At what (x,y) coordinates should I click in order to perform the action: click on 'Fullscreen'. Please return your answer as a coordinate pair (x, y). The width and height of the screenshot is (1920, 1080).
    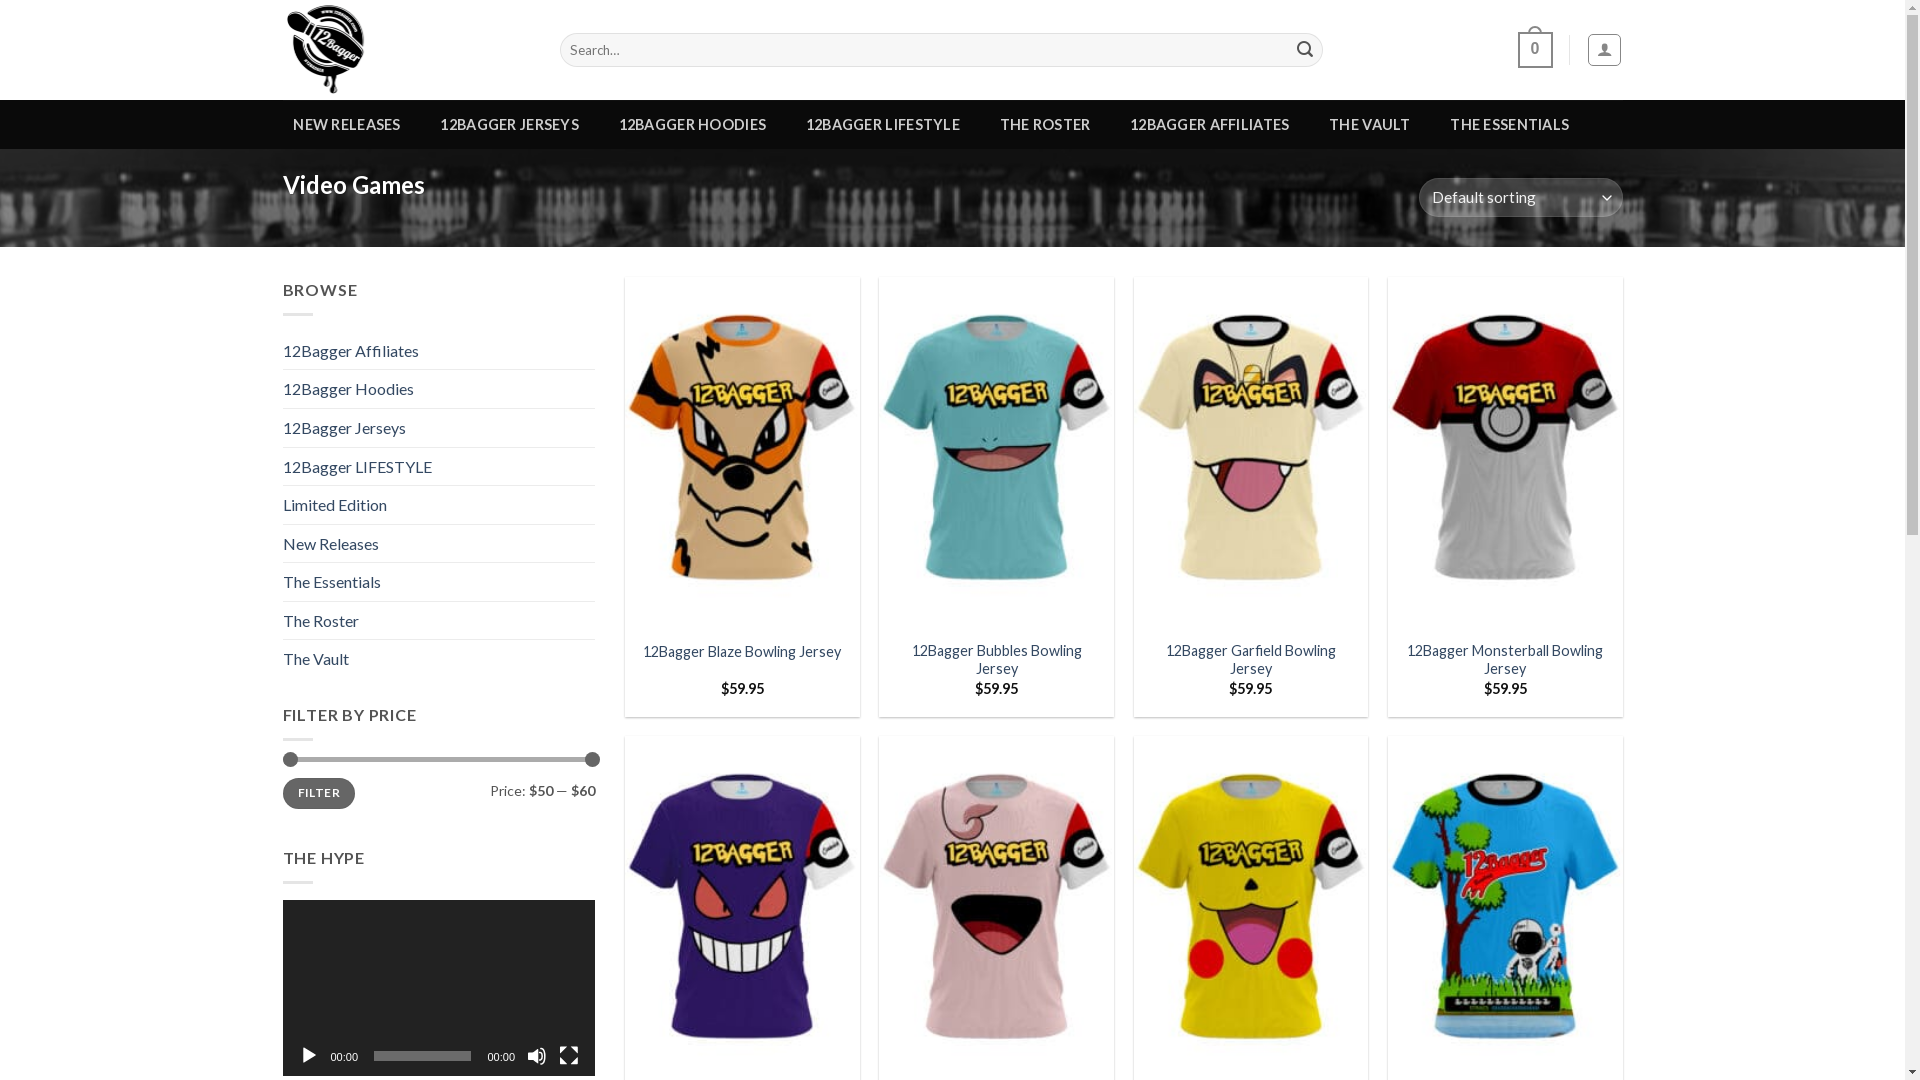
    Looking at the image, I should click on (568, 1055).